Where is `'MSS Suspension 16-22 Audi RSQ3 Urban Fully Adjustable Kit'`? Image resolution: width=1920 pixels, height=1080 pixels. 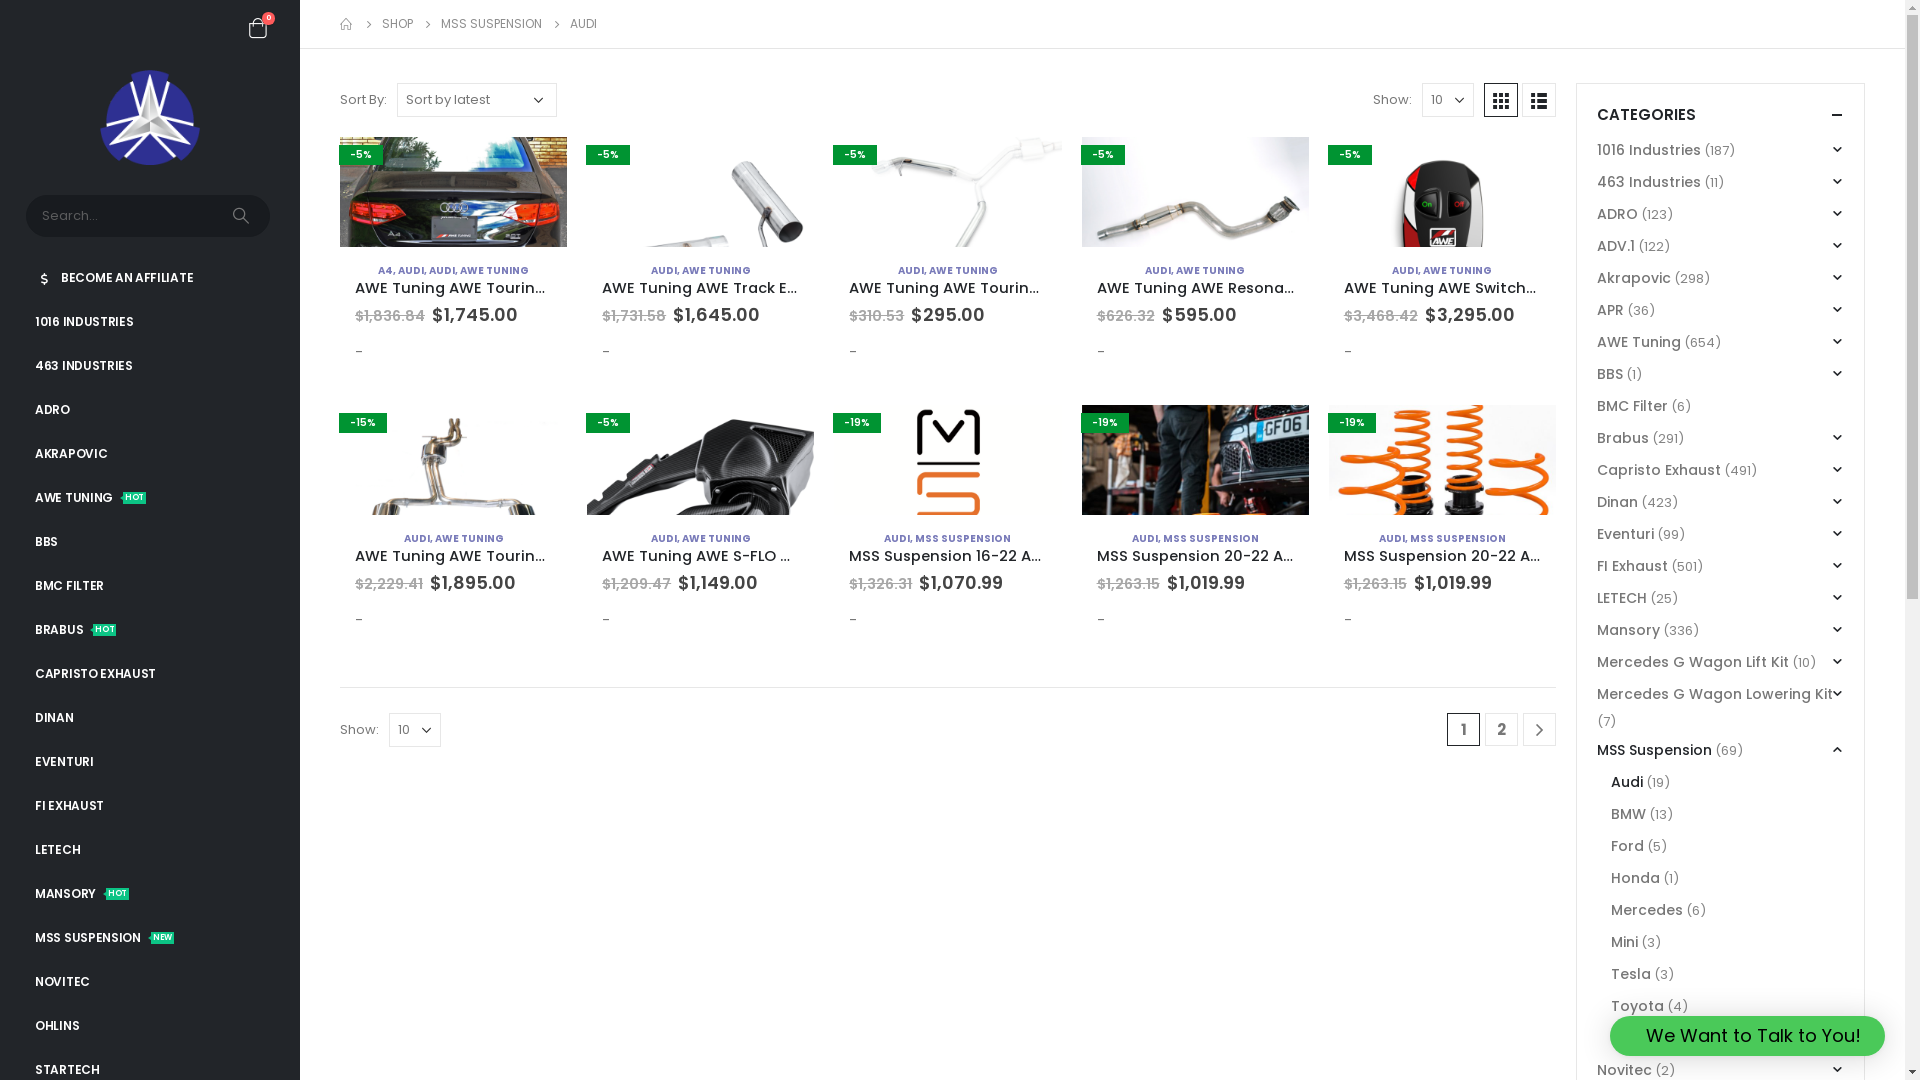
'MSS Suspension 16-22 Audi RSQ3 Urban Fully Adjustable Kit' is located at coordinates (849, 556).